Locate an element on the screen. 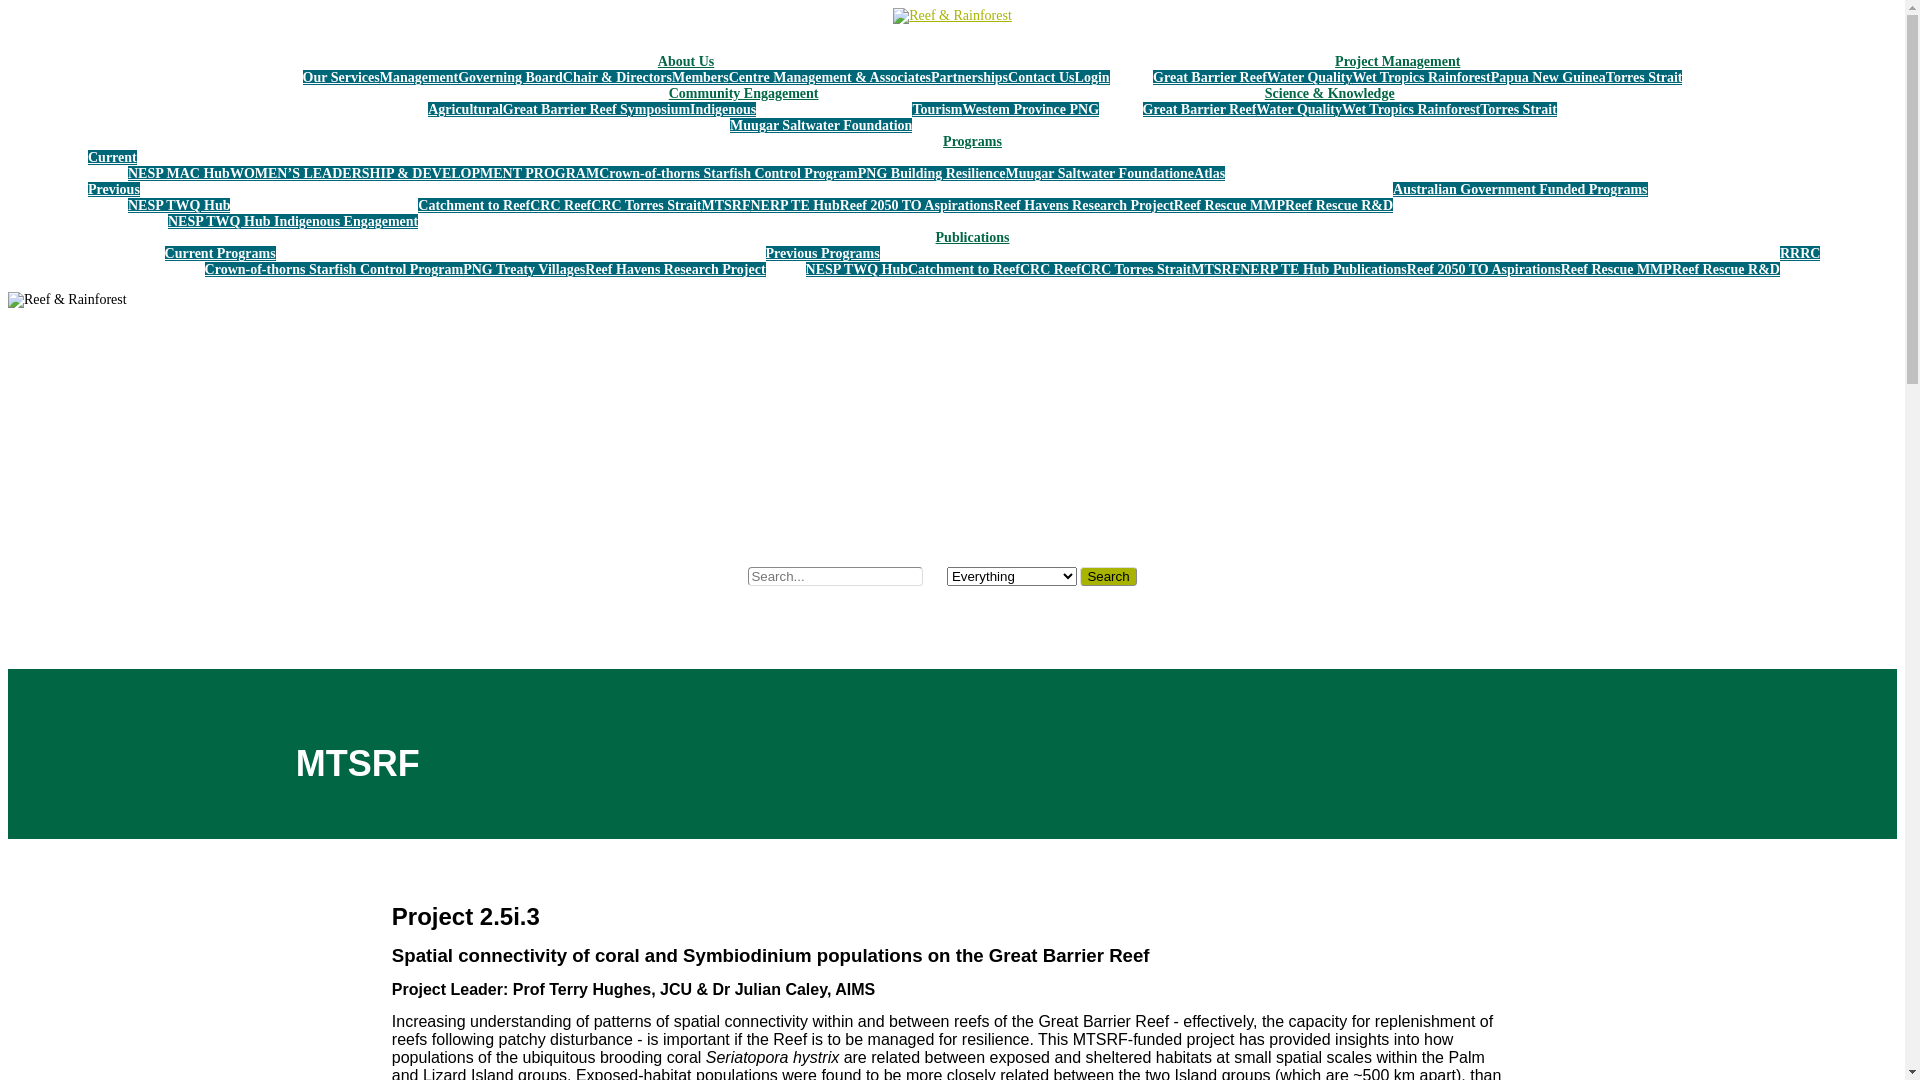 The height and width of the screenshot is (1080, 1920). 'Wet Tropics Rainforest' is located at coordinates (1342, 109).